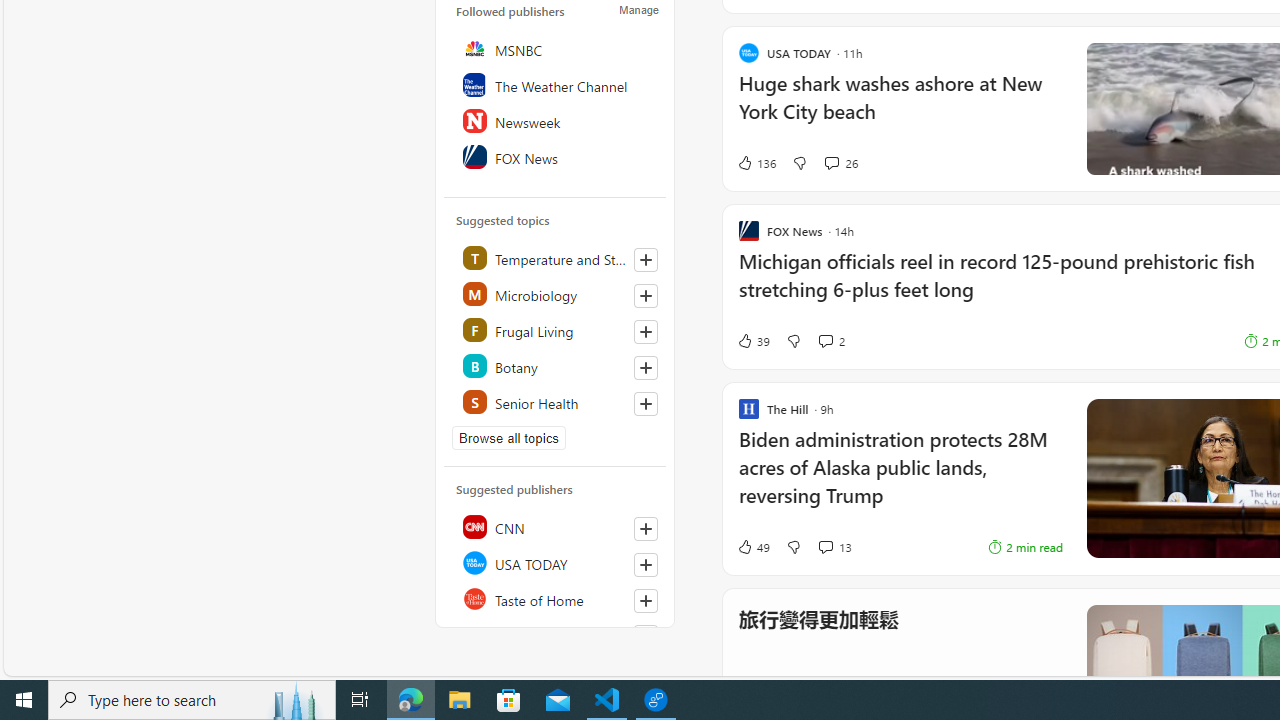  Describe the element at coordinates (899, 108) in the screenshot. I see `'Huge shark washes ashore at New York City beach'` at that location.